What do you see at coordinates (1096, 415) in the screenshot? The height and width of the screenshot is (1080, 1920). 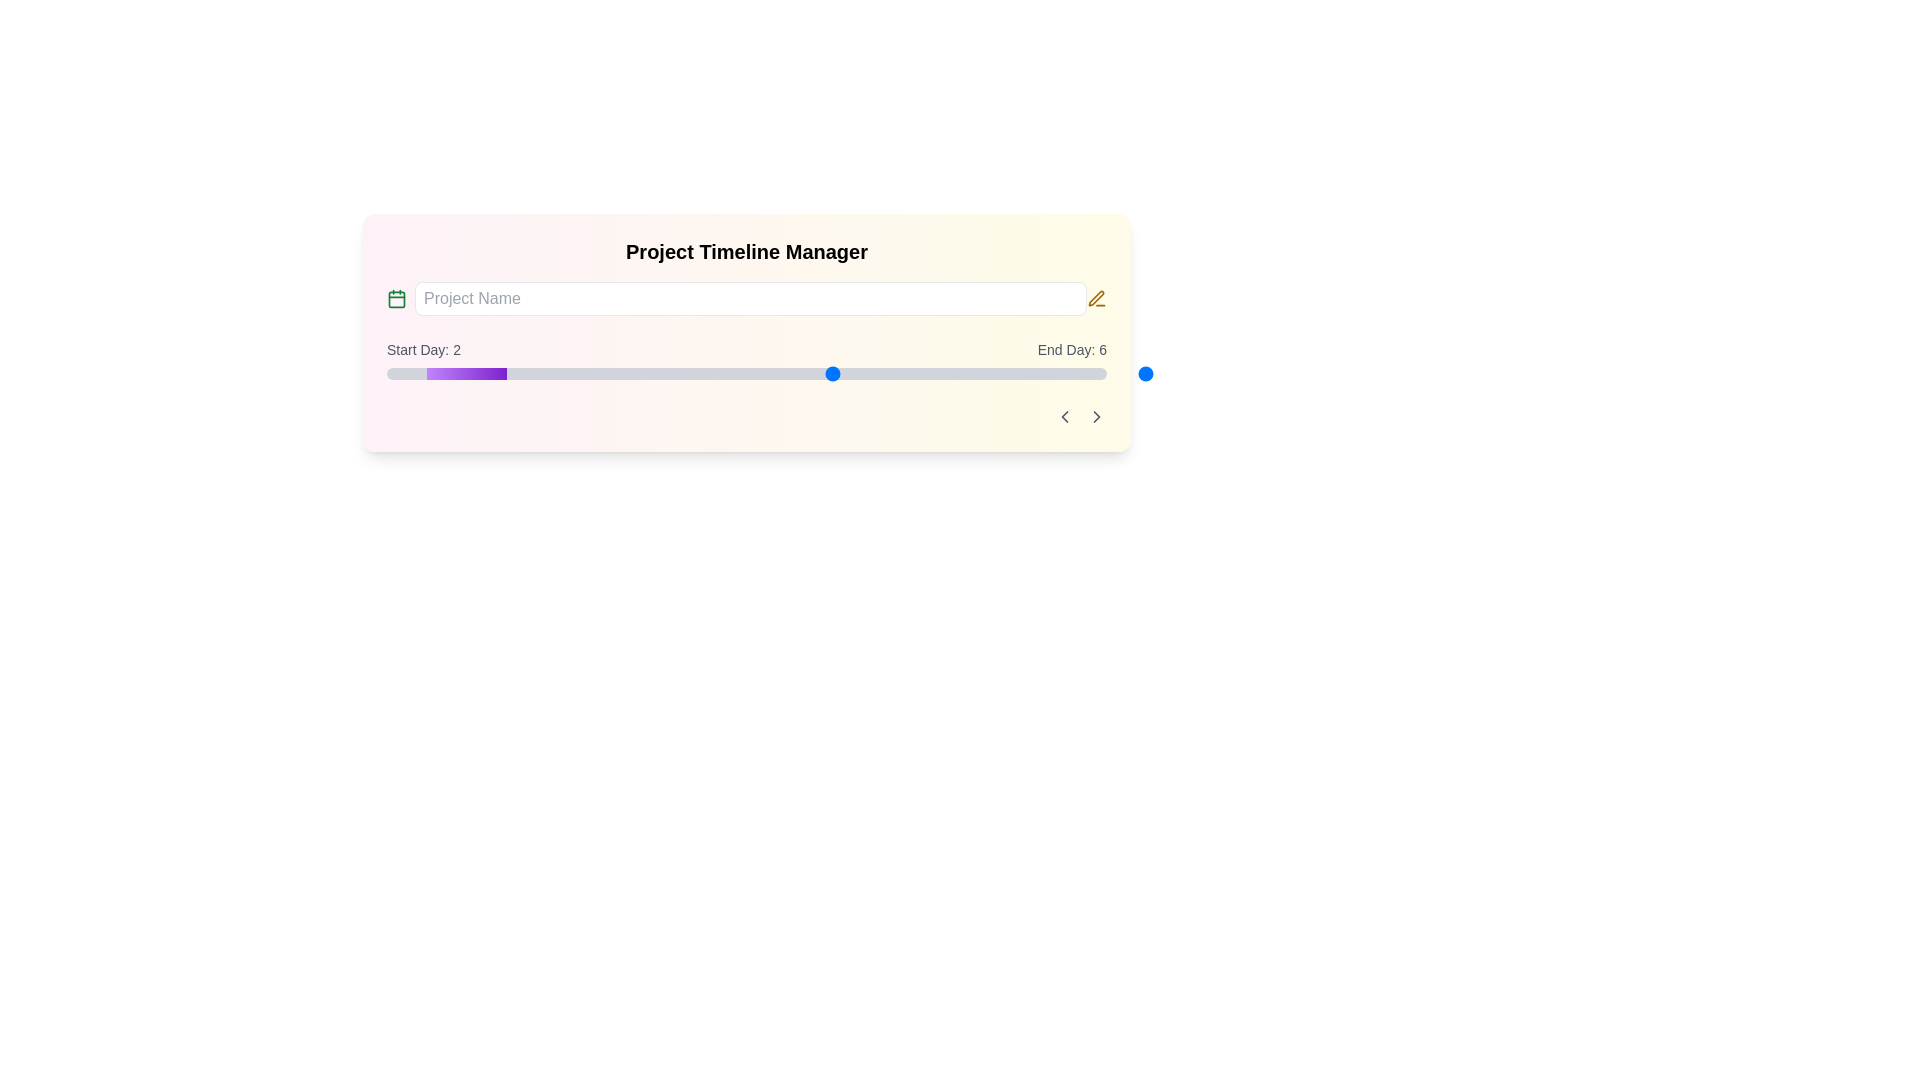 I see `the rightward-pointing chevron button, which is gray and darkens on hover` at bounding box center [1096, 415].